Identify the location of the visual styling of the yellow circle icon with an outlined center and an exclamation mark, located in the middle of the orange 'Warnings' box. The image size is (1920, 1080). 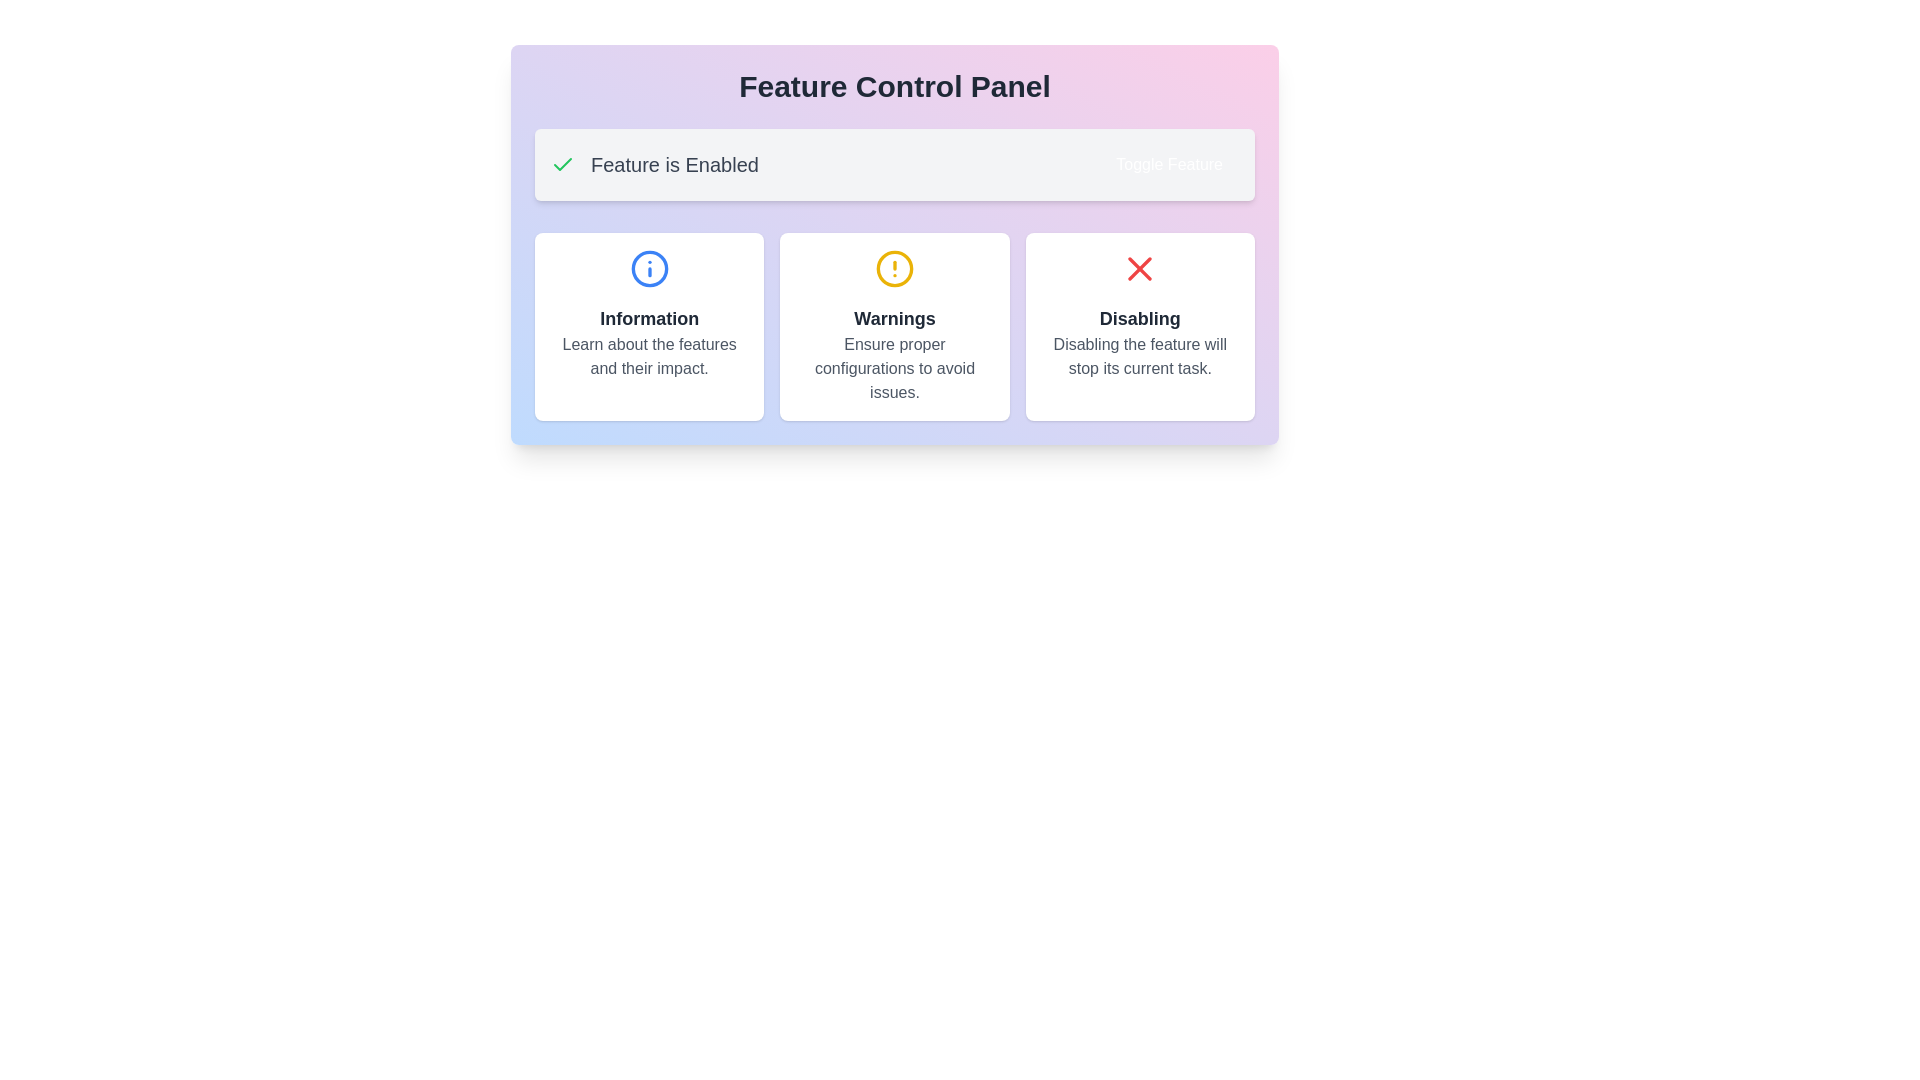
(893, 268).